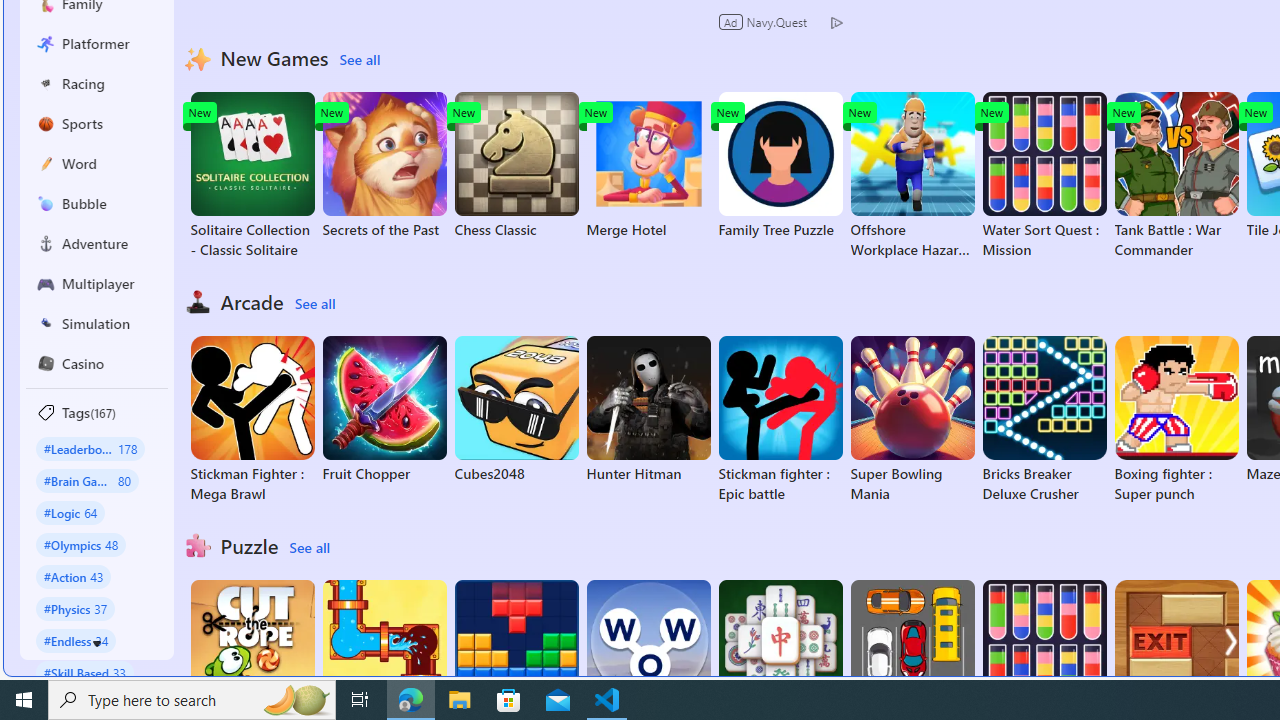 This screenshot has height=720, width=1280. Describe the element at coordinates (911, 175) in the screenshot. I see `'Offshore Workplace Hazard Game'` at that location.